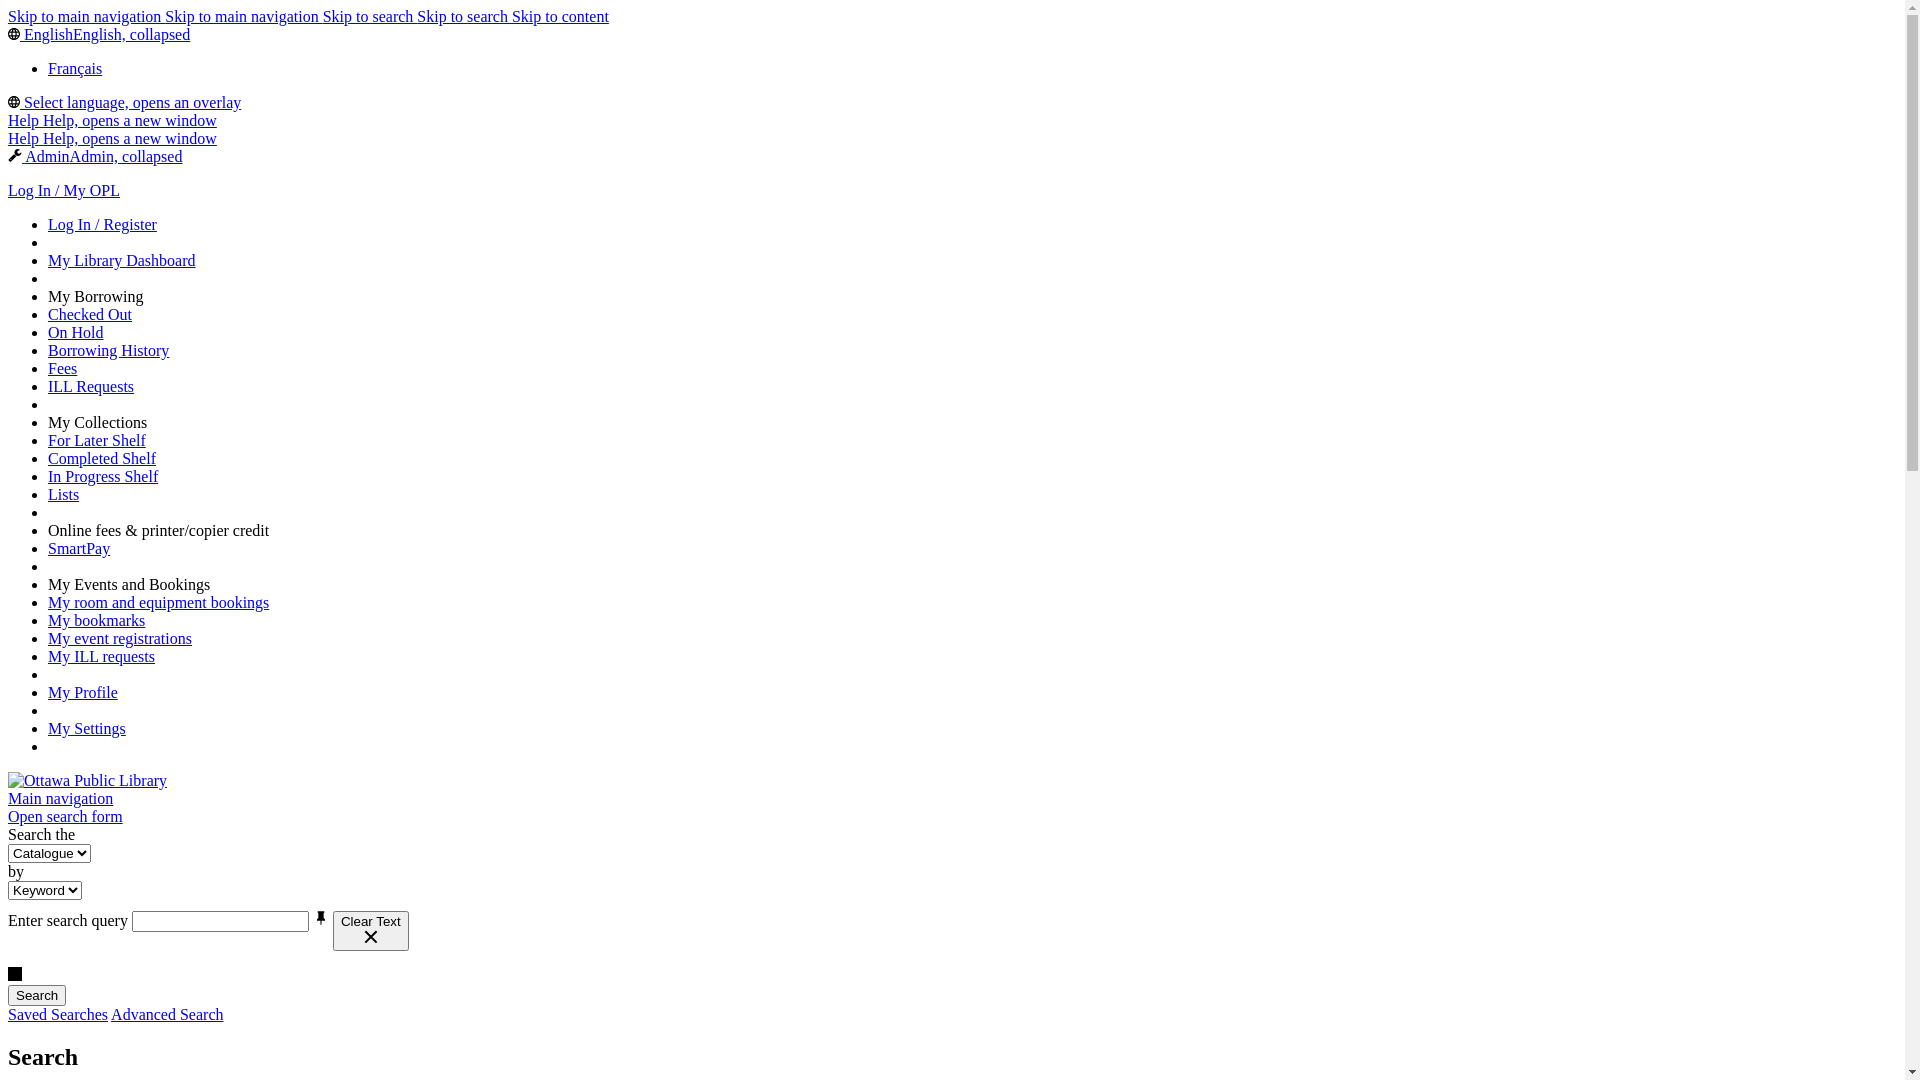 The height and width of the screenshot is (1080, 1920). Describe the element at coordinates (95, 619) in the screenshot. I see `'My bookmarks'` at that location.